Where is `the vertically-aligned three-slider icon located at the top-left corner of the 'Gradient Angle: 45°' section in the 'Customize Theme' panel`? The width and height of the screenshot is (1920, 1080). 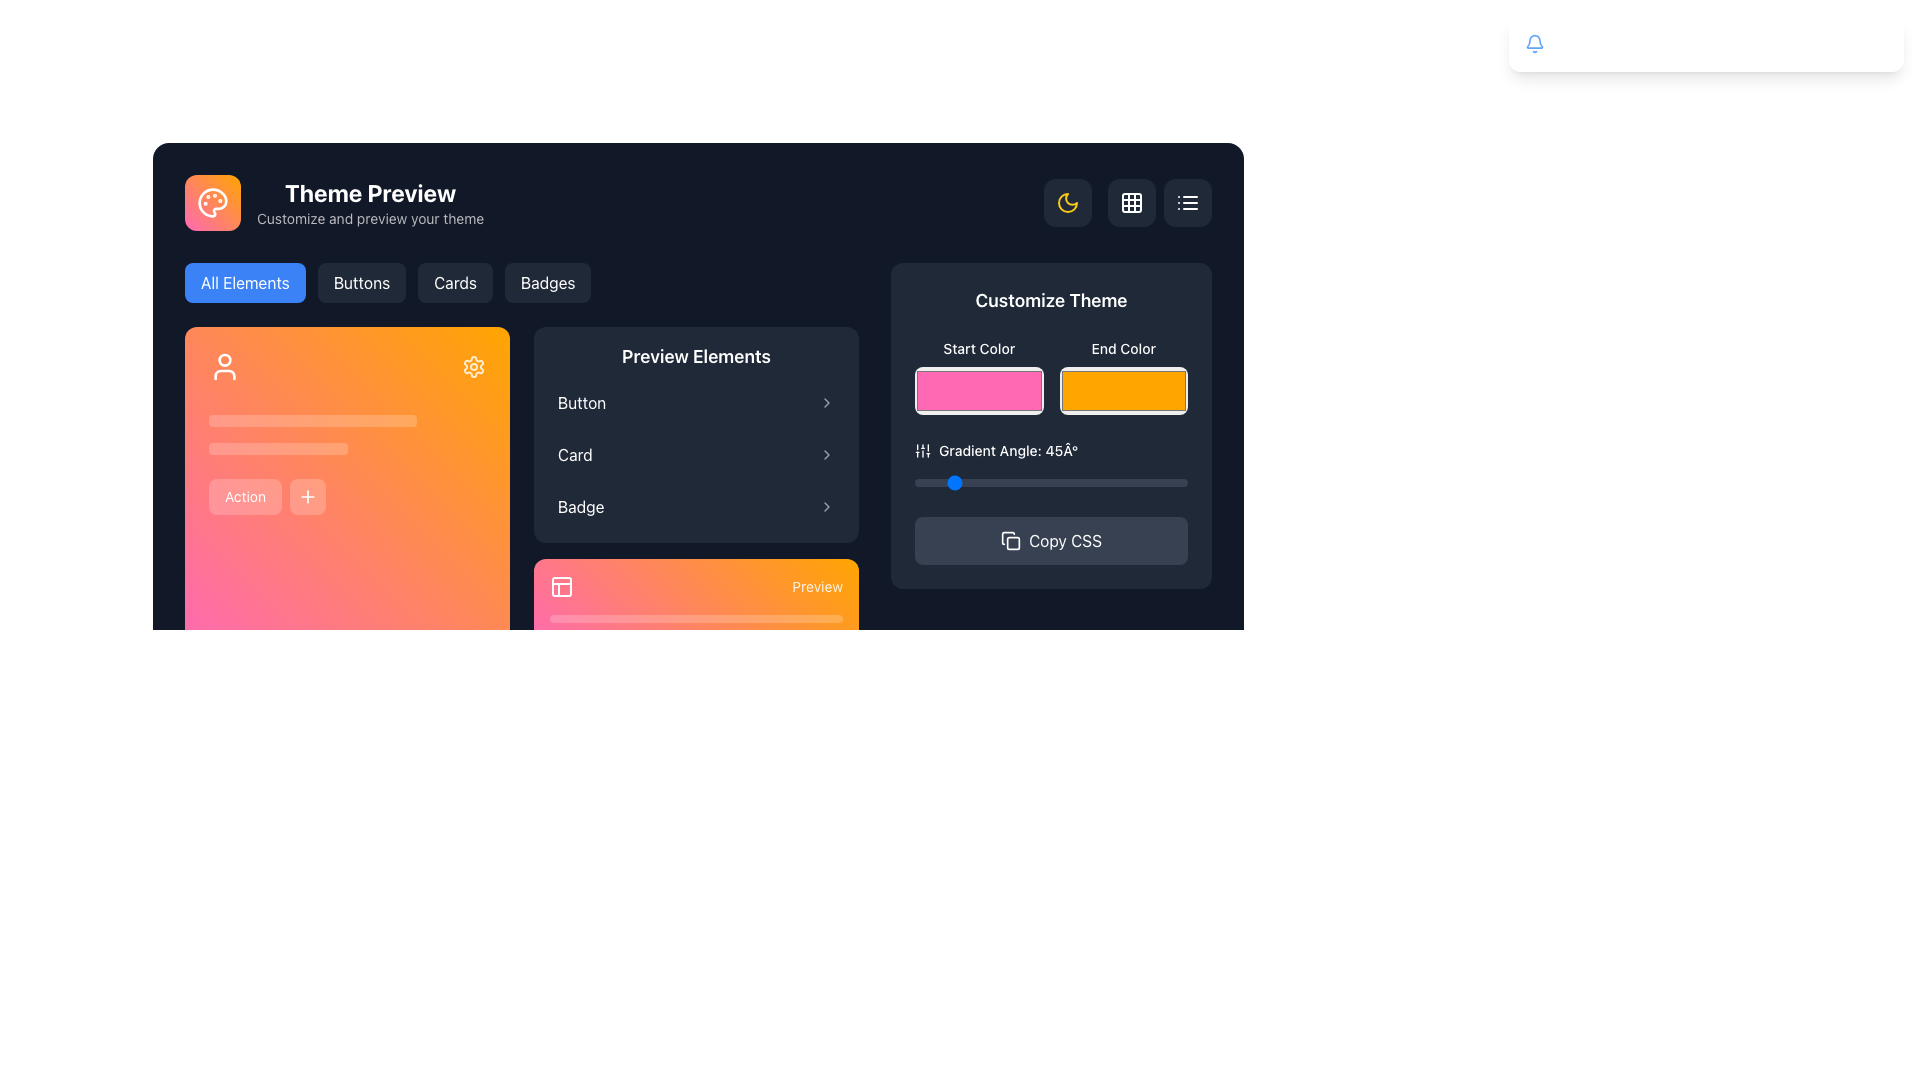
the vertically-aligned three-slider icon located at the top-left corner of the 'Gradient Angle: 45°' section in the 'Customize Theme' panel is located at coordinates (921, 451).